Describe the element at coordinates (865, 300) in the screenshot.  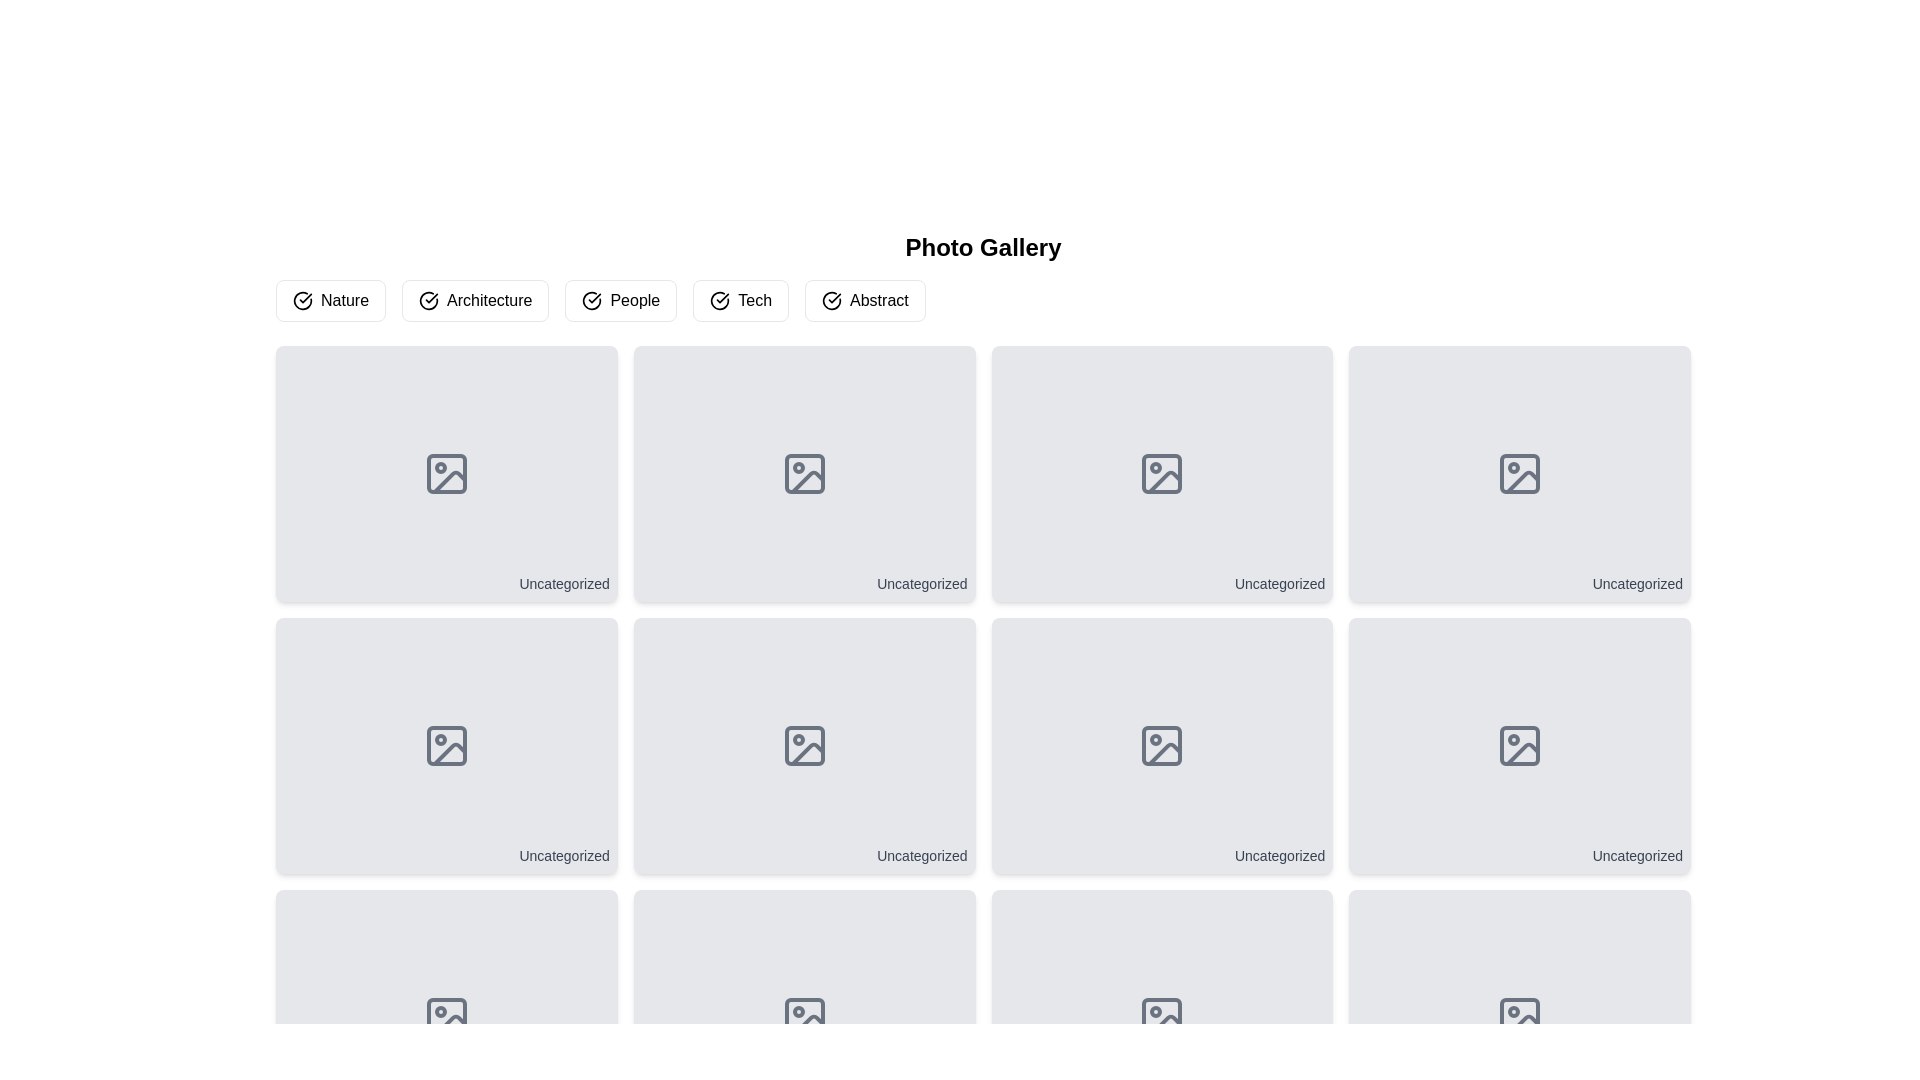
I see `the button located at the far rightmost side in the horizontal row of buttons, which serves as a filter or category toggle for 'Abstract'` at that location.